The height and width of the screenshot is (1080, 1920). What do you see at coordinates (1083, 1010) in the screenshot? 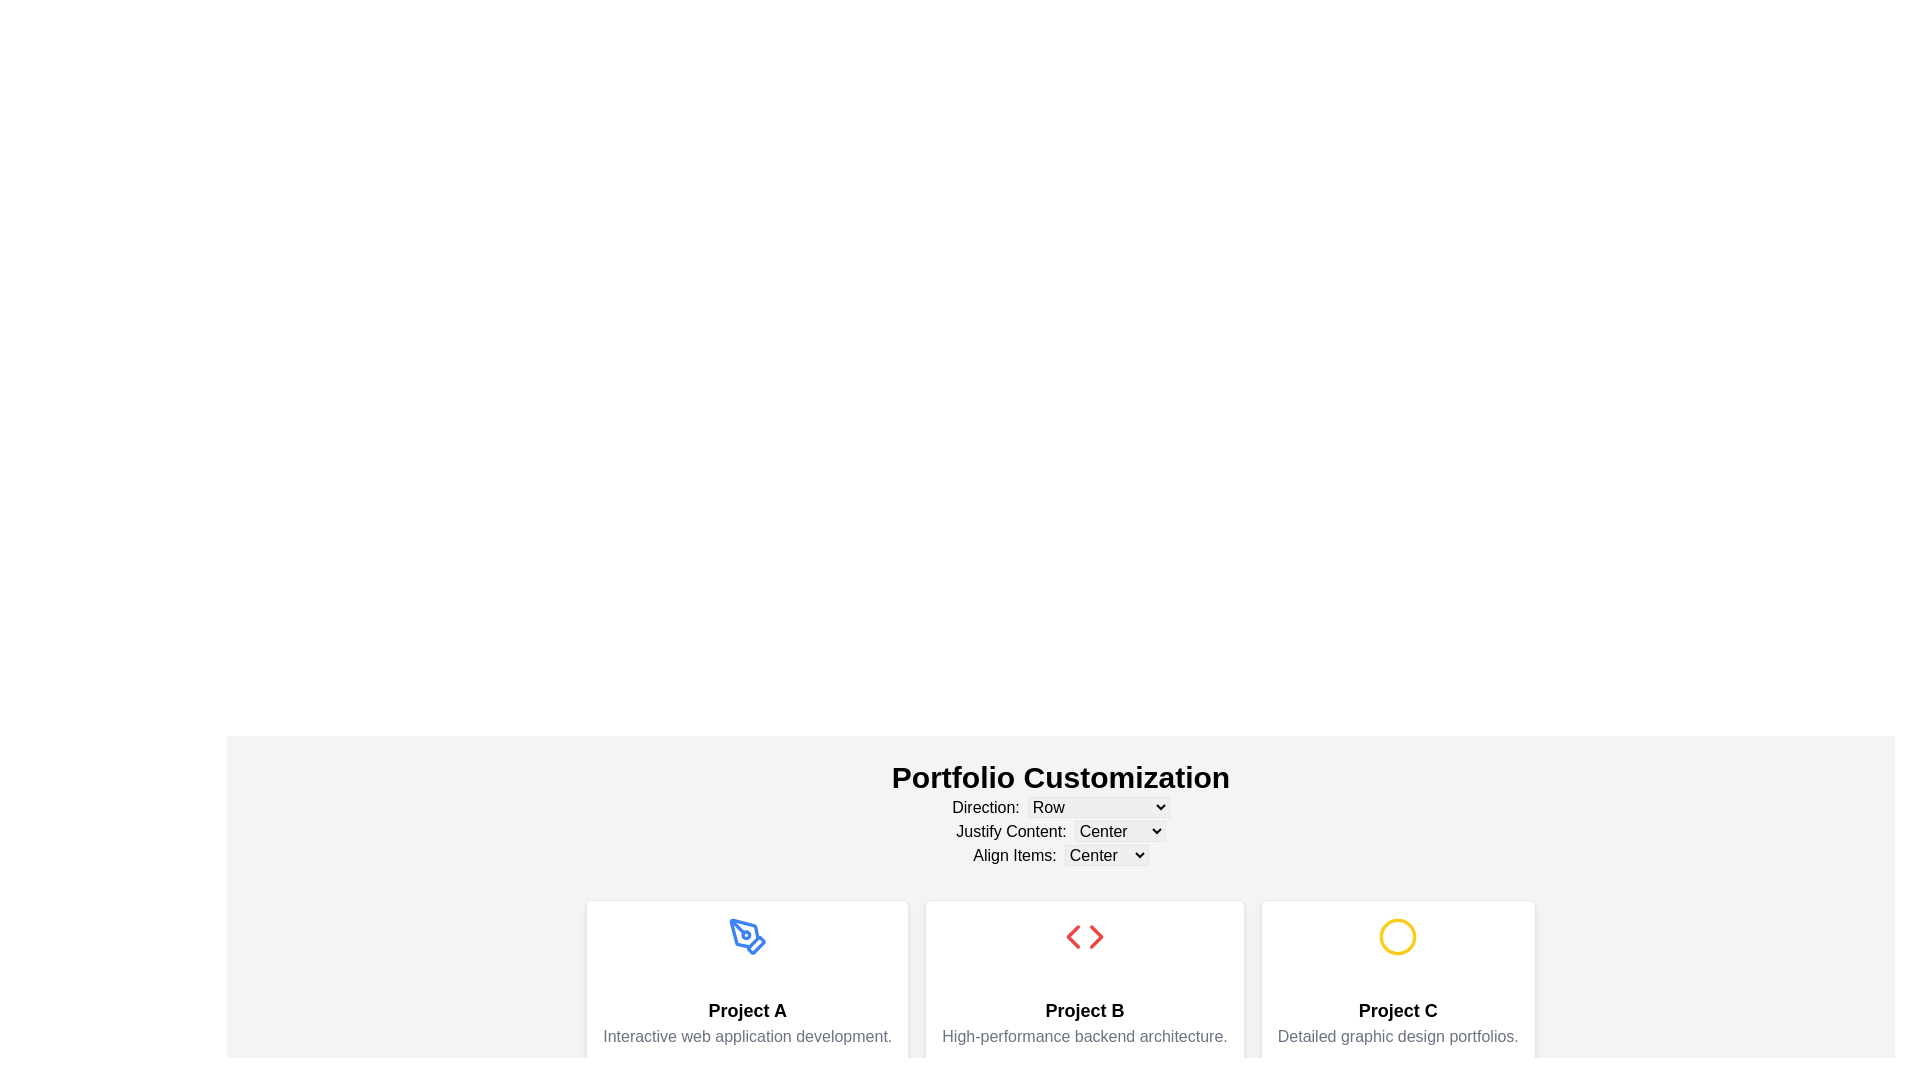
I see `the text label displaying 'Project B', which is styled in bold and larger font, located in the center card of a row of three cards` at bounding box center [1083, 1010].